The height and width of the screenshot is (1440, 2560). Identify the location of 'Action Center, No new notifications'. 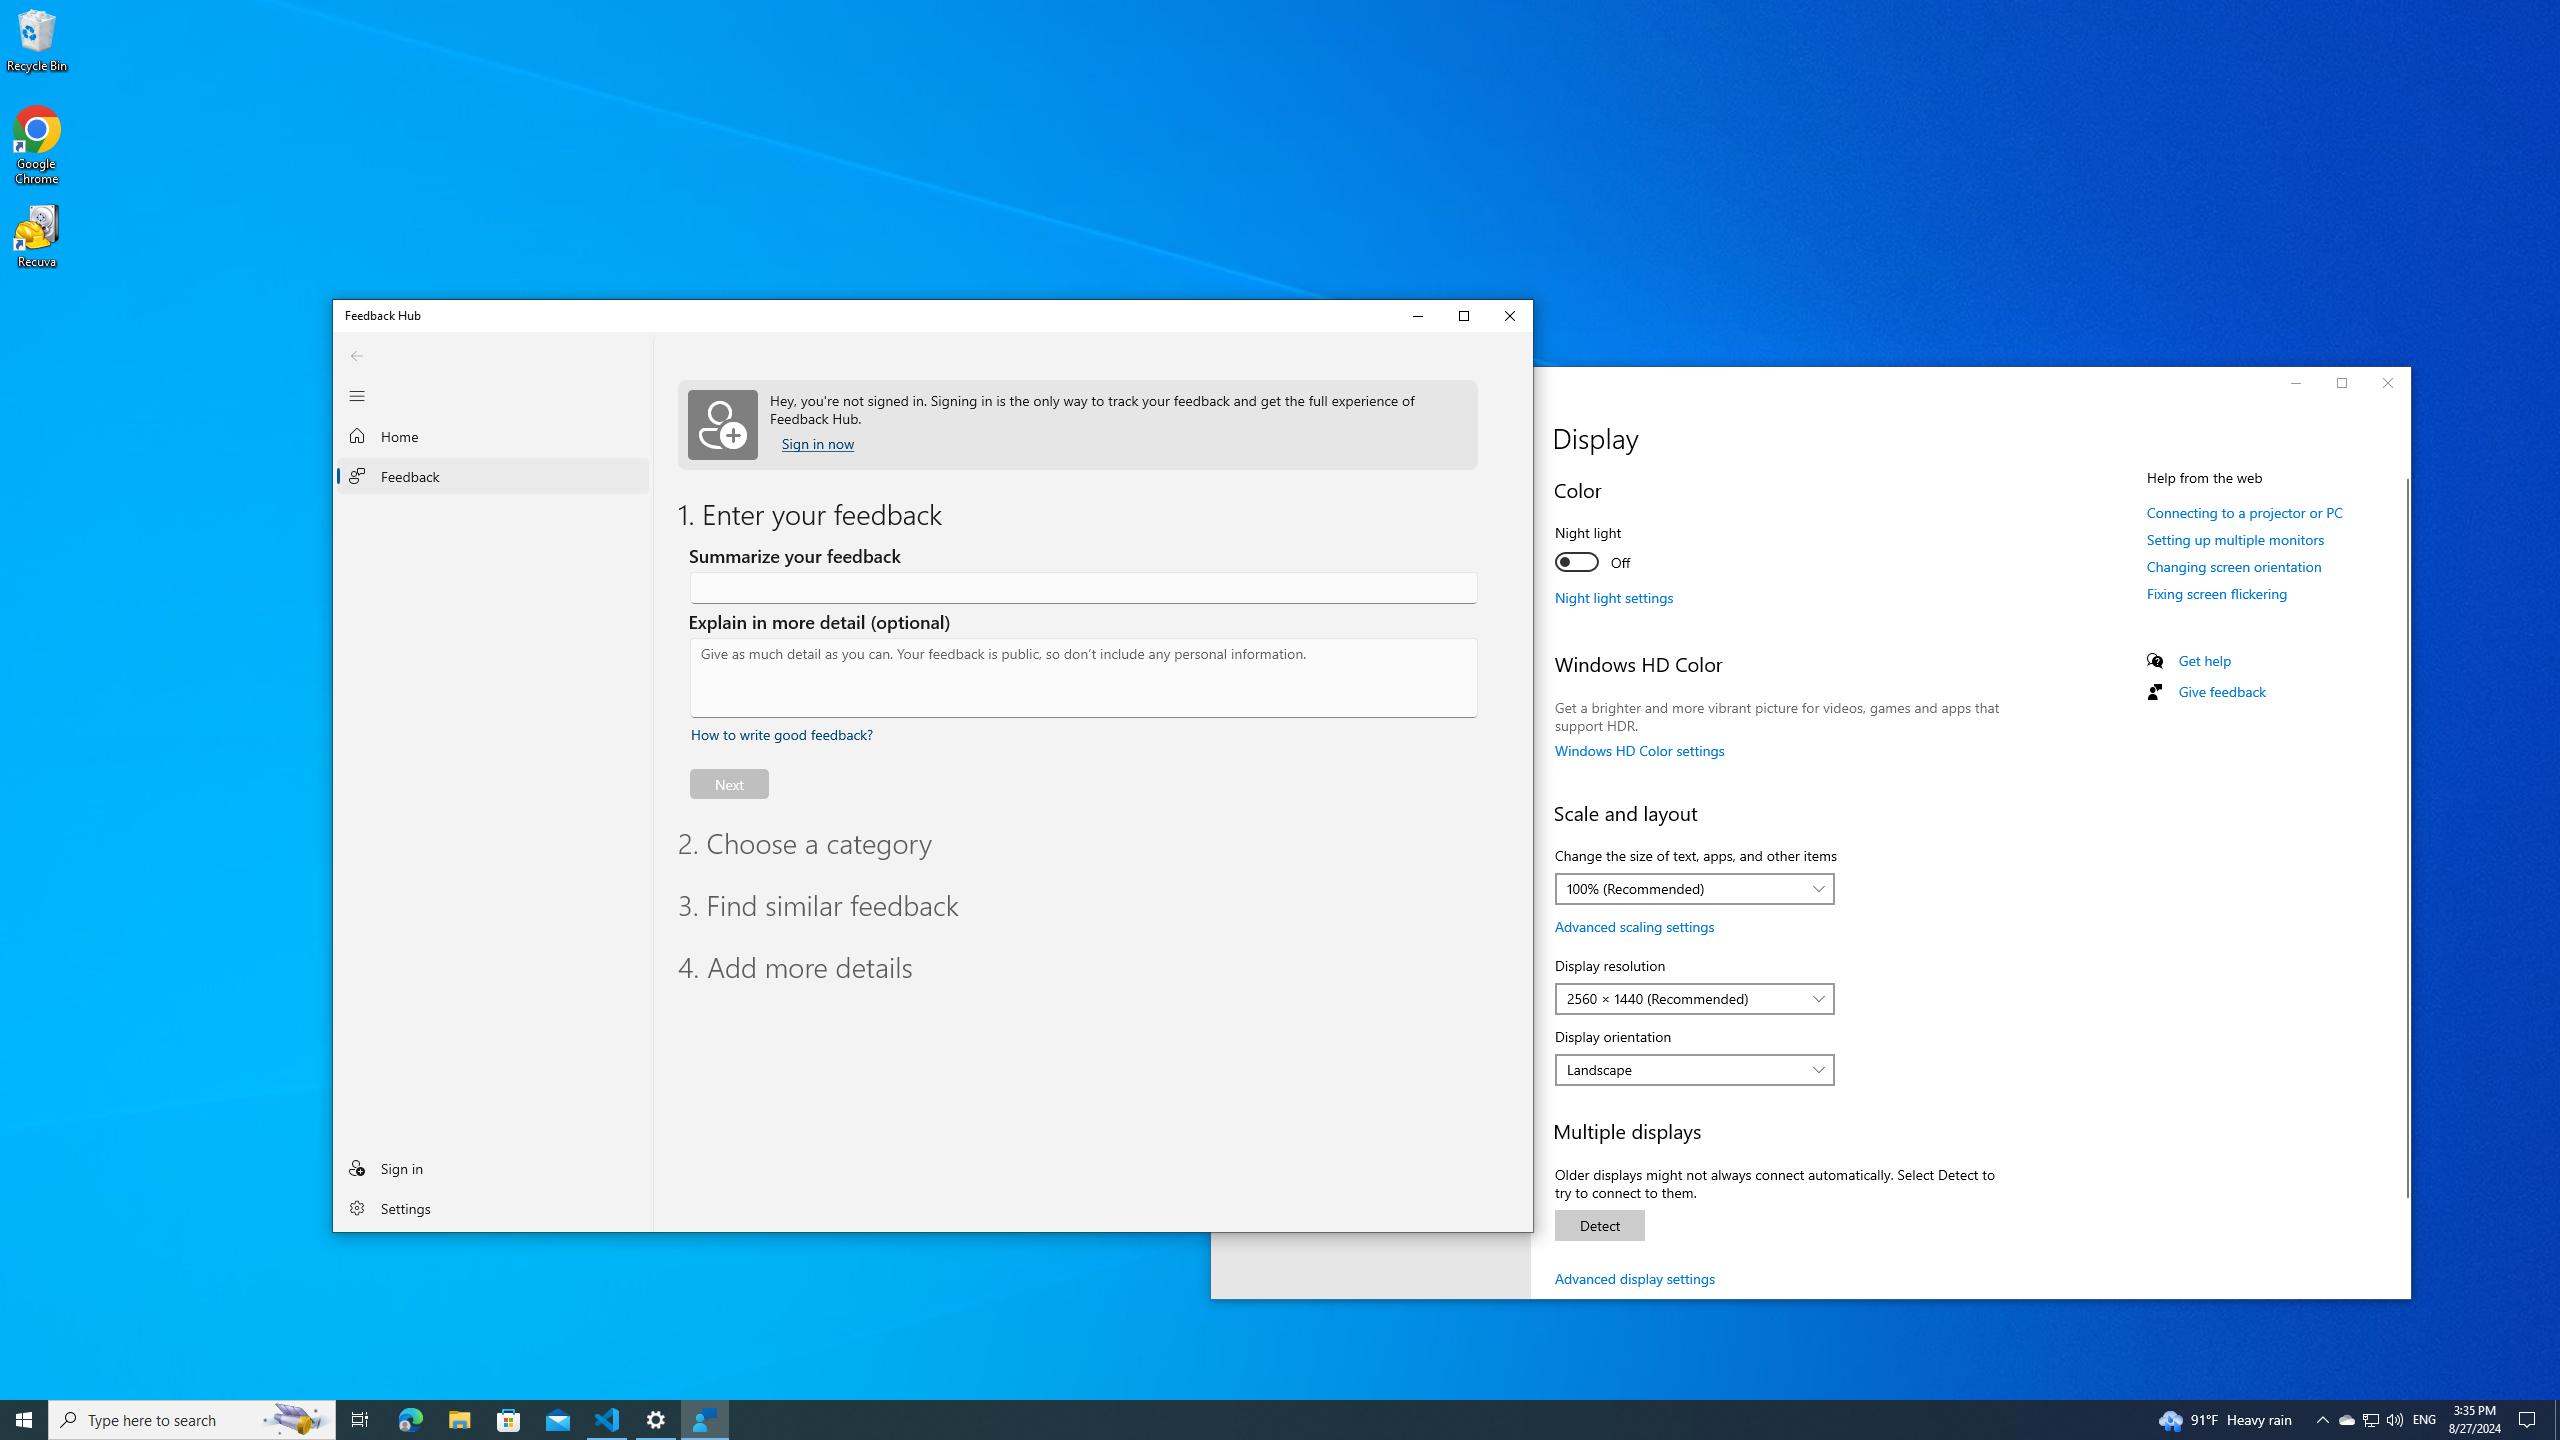
(2530, 1418).